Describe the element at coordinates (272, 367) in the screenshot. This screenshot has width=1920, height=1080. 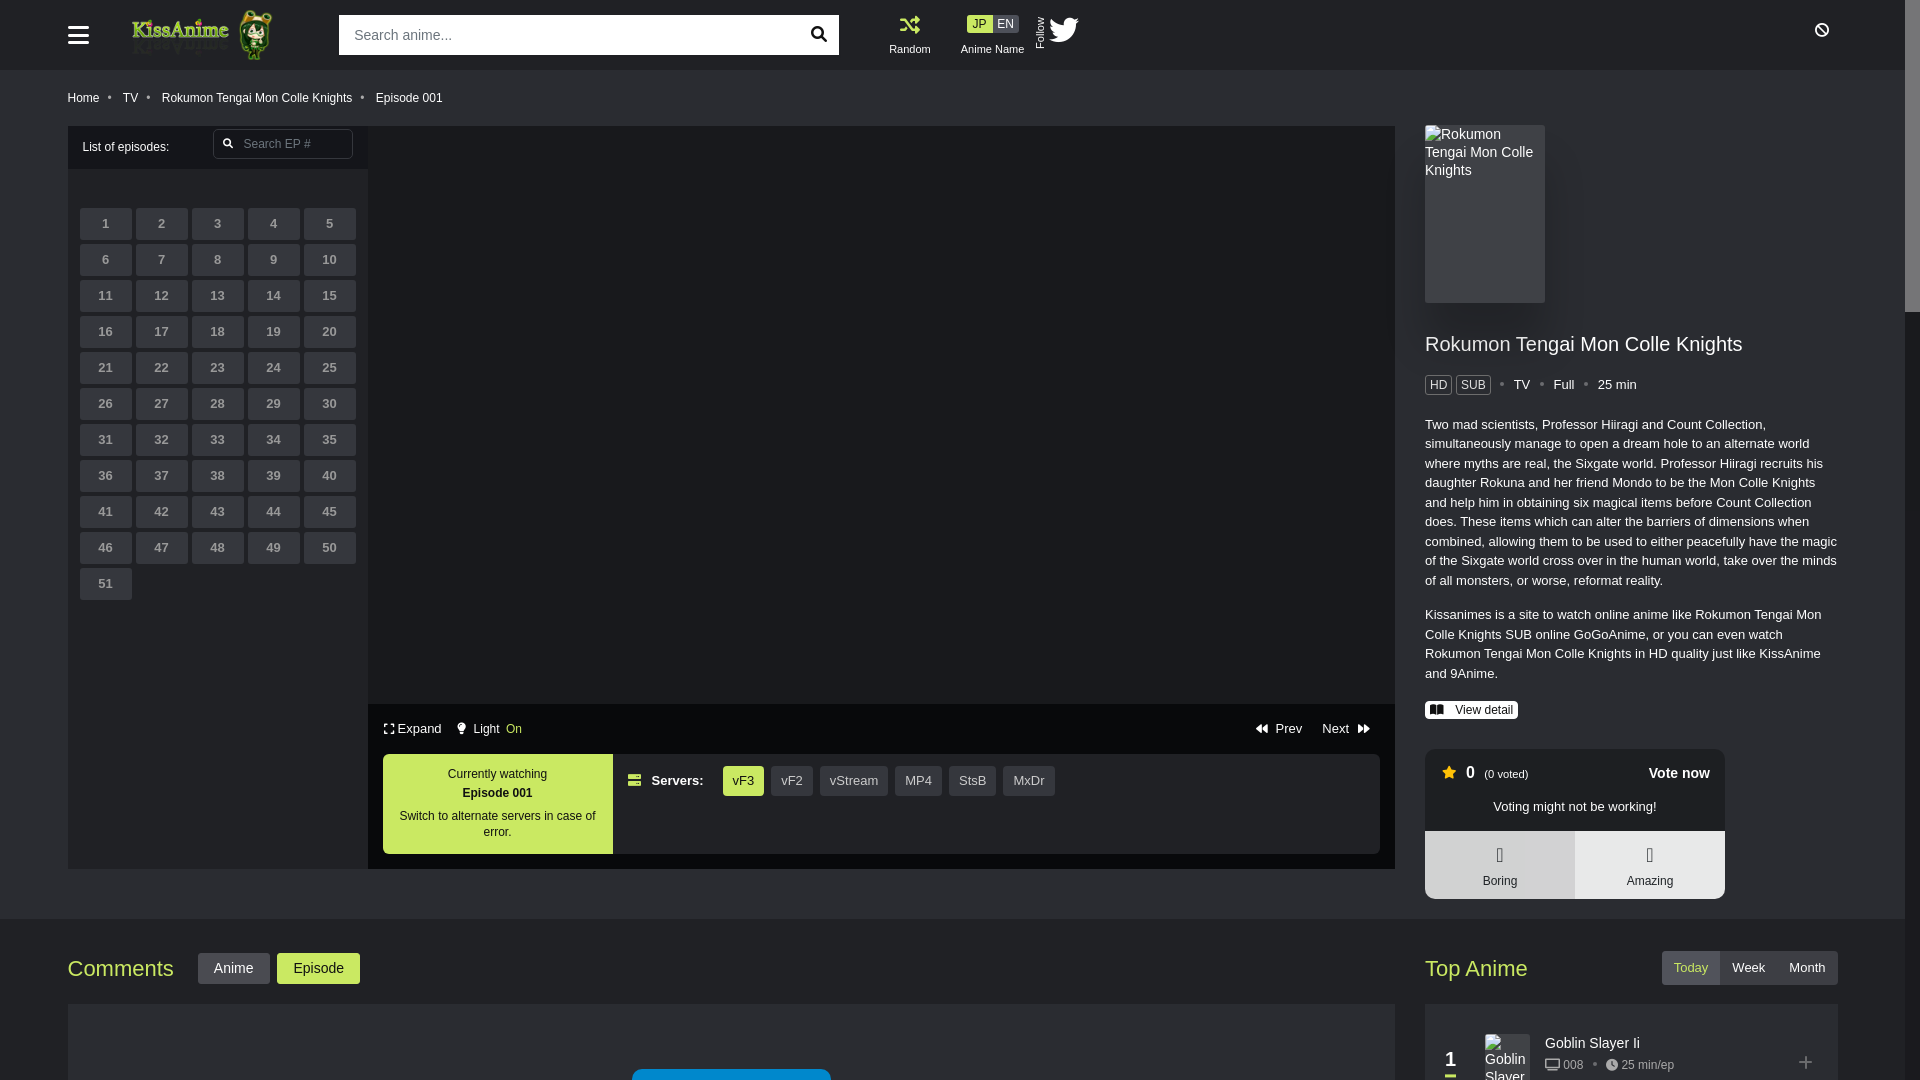
I see `'24'` at that location.